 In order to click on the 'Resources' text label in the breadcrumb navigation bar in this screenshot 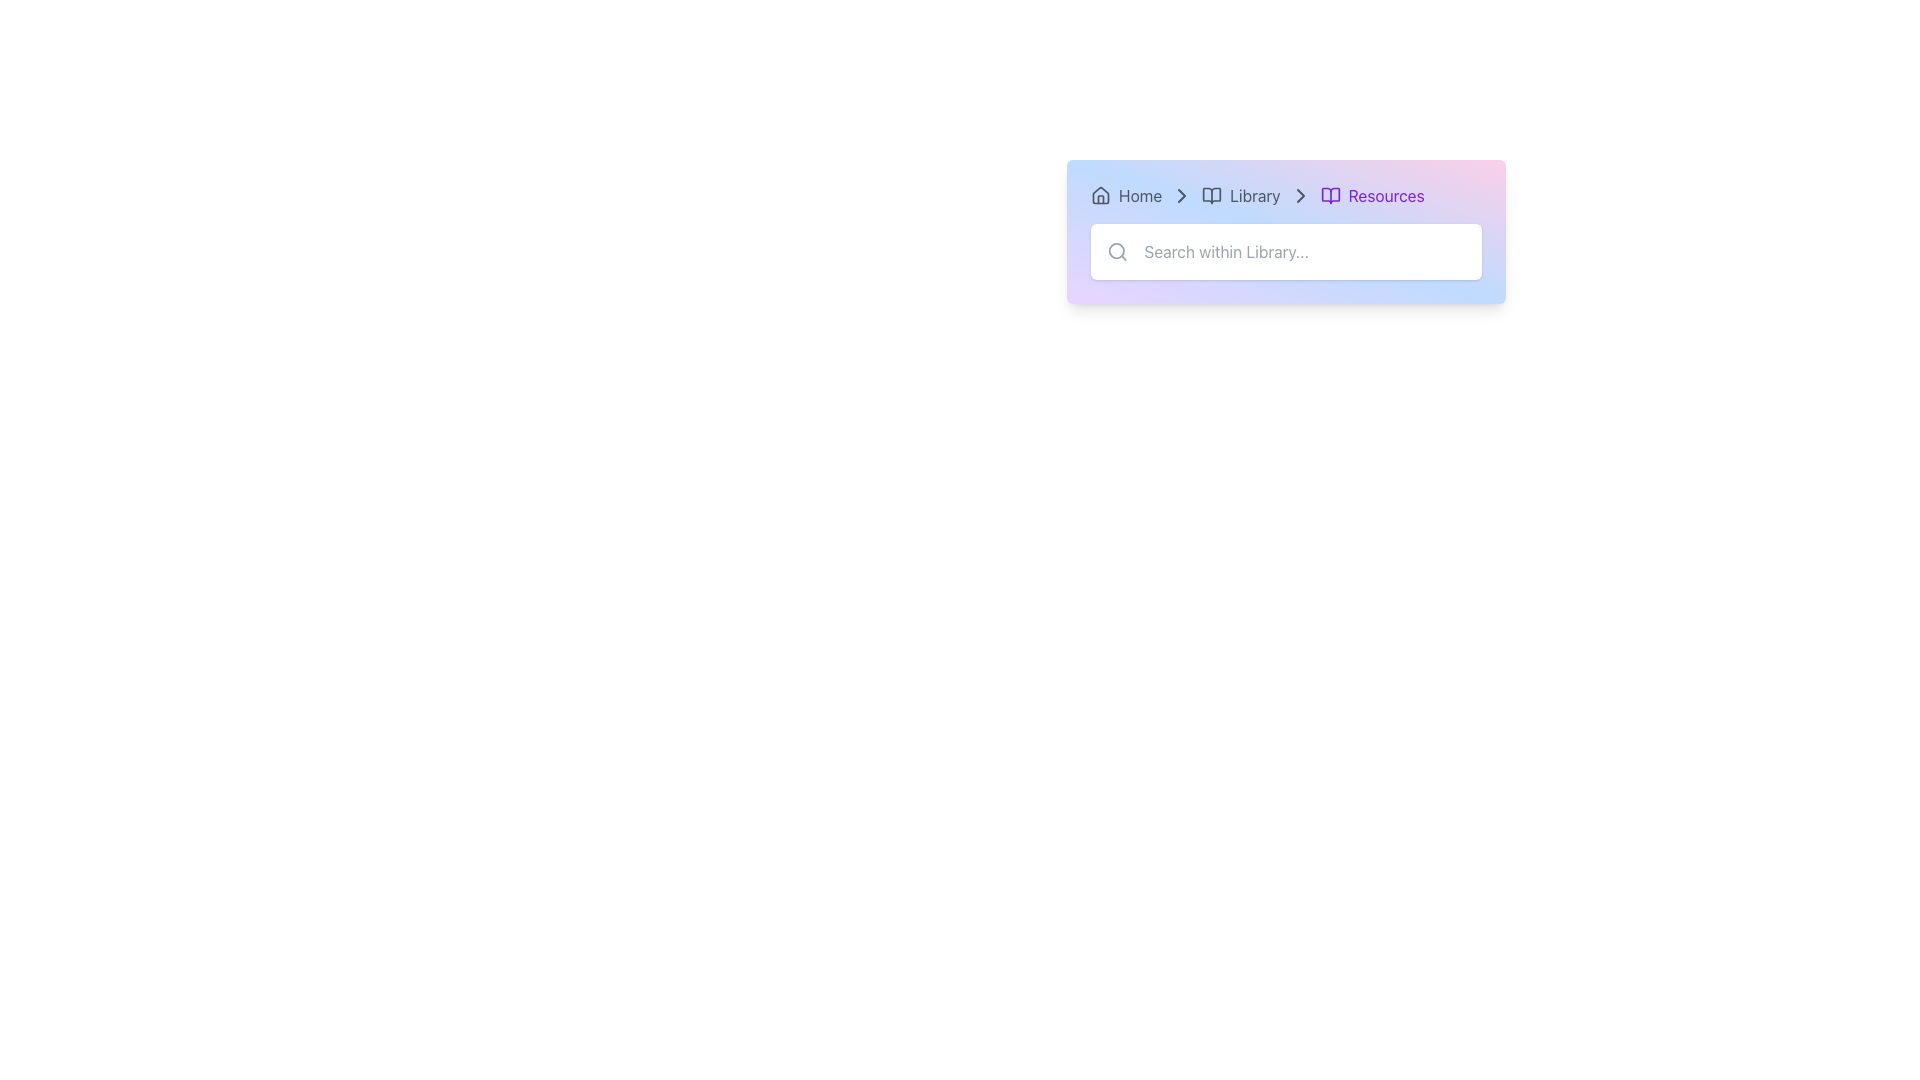, I will do `click(1371, 196)`.